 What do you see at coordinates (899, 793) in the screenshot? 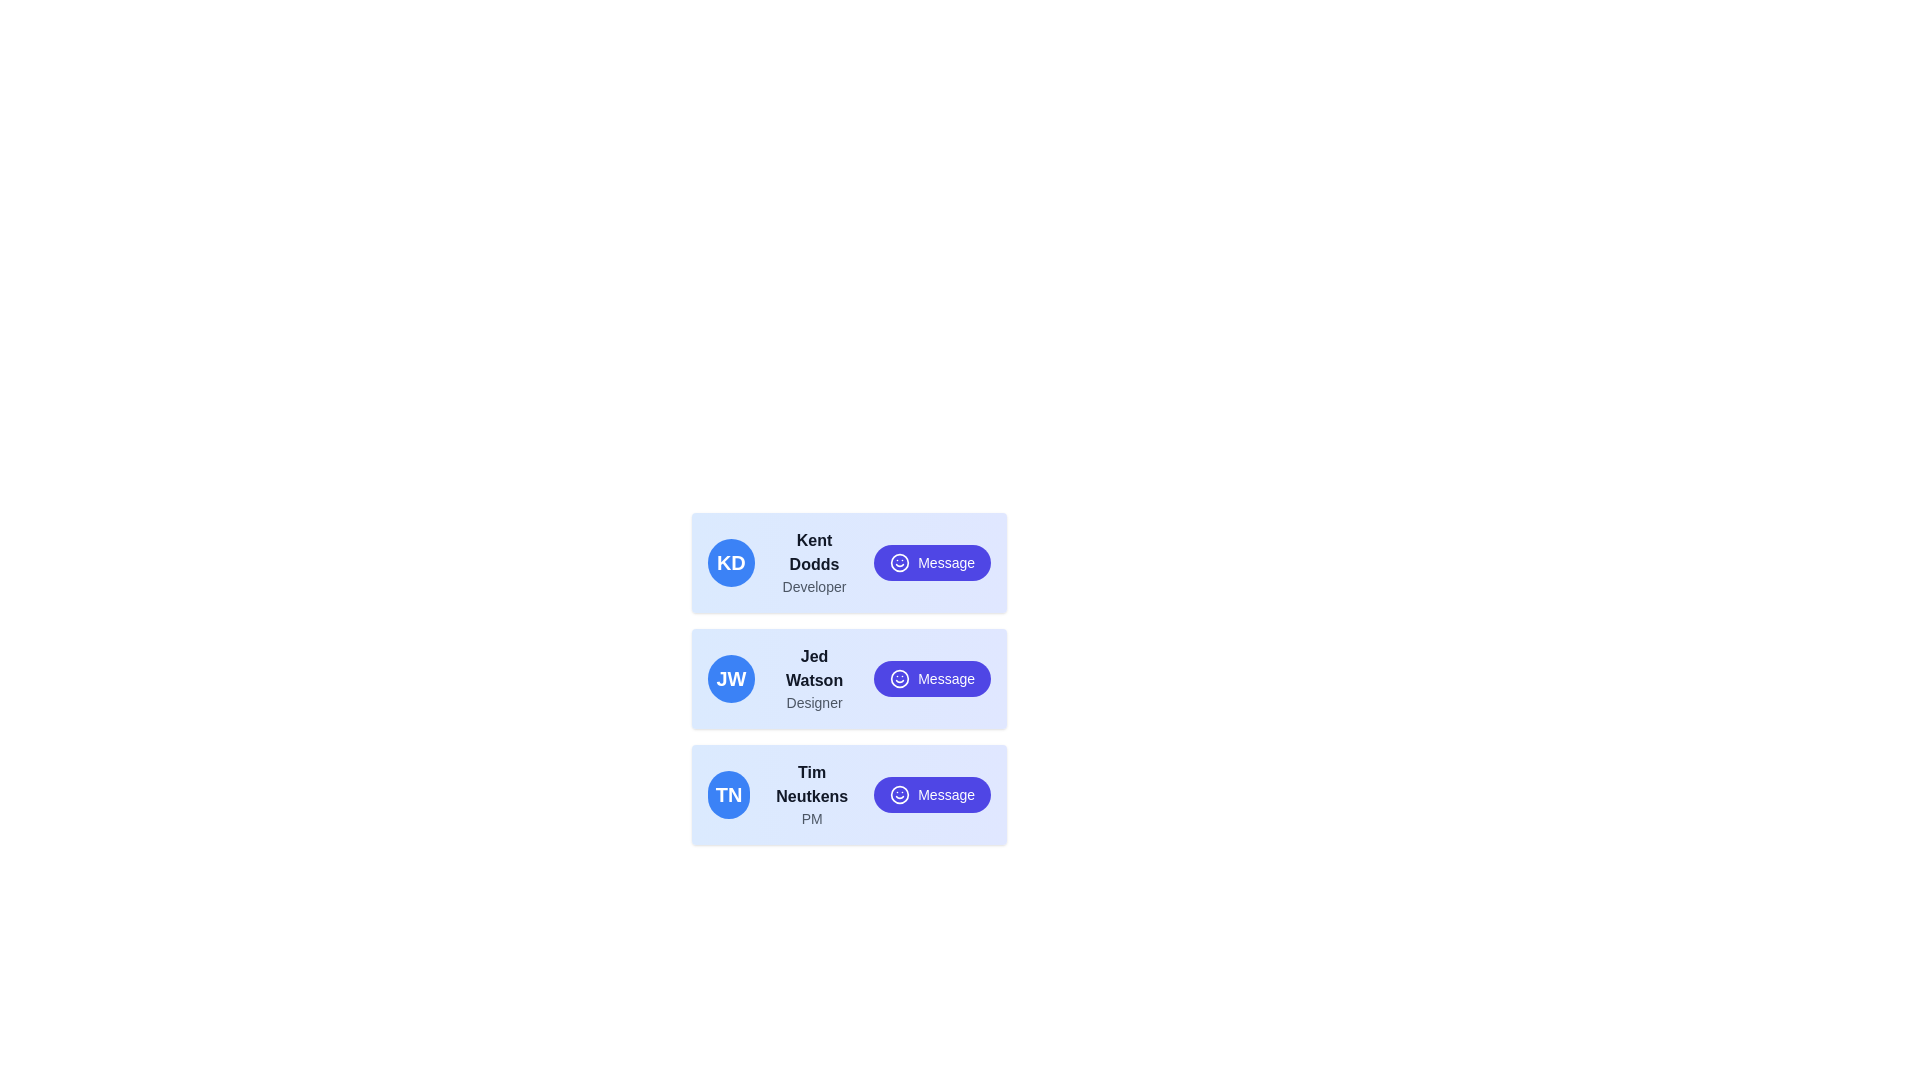
I see `the circular smiling face icon with a blue outline located to the left of the 'Message' button text for 'Tim Neutkens, PM'` at bounding box center [899, 793].